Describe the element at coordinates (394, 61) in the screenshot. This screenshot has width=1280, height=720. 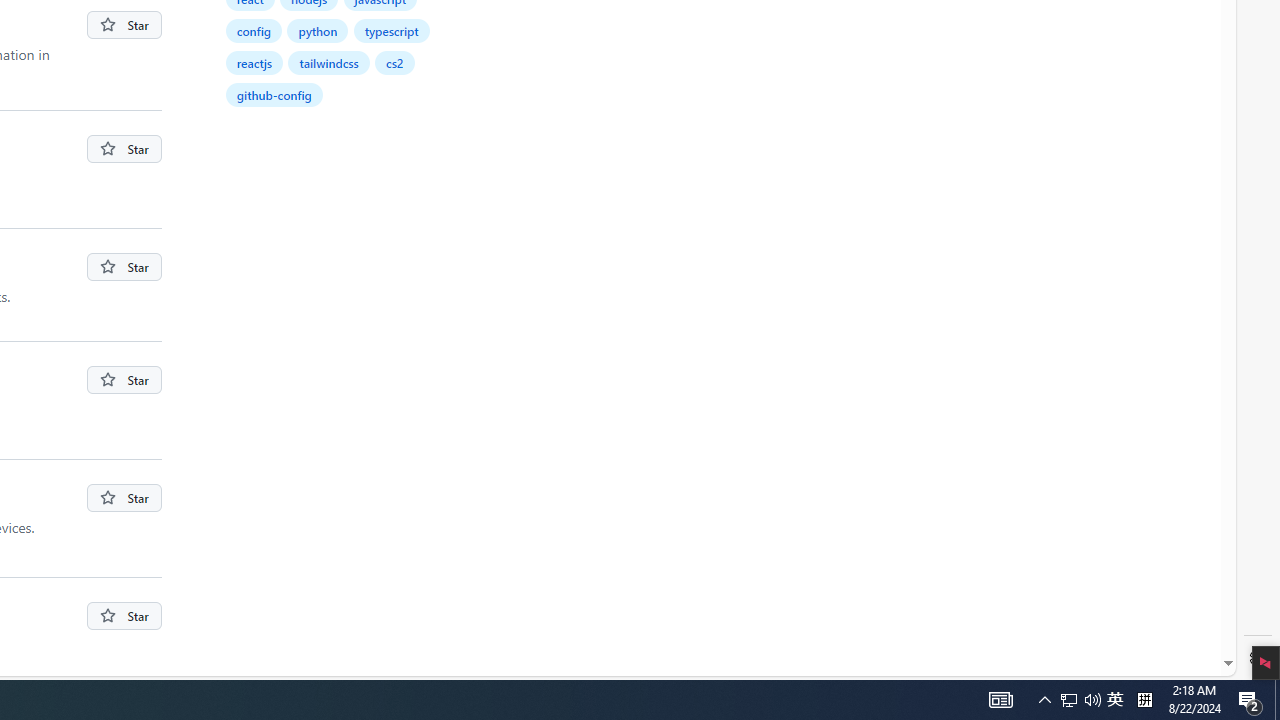
I see `'cs2'` at that location.